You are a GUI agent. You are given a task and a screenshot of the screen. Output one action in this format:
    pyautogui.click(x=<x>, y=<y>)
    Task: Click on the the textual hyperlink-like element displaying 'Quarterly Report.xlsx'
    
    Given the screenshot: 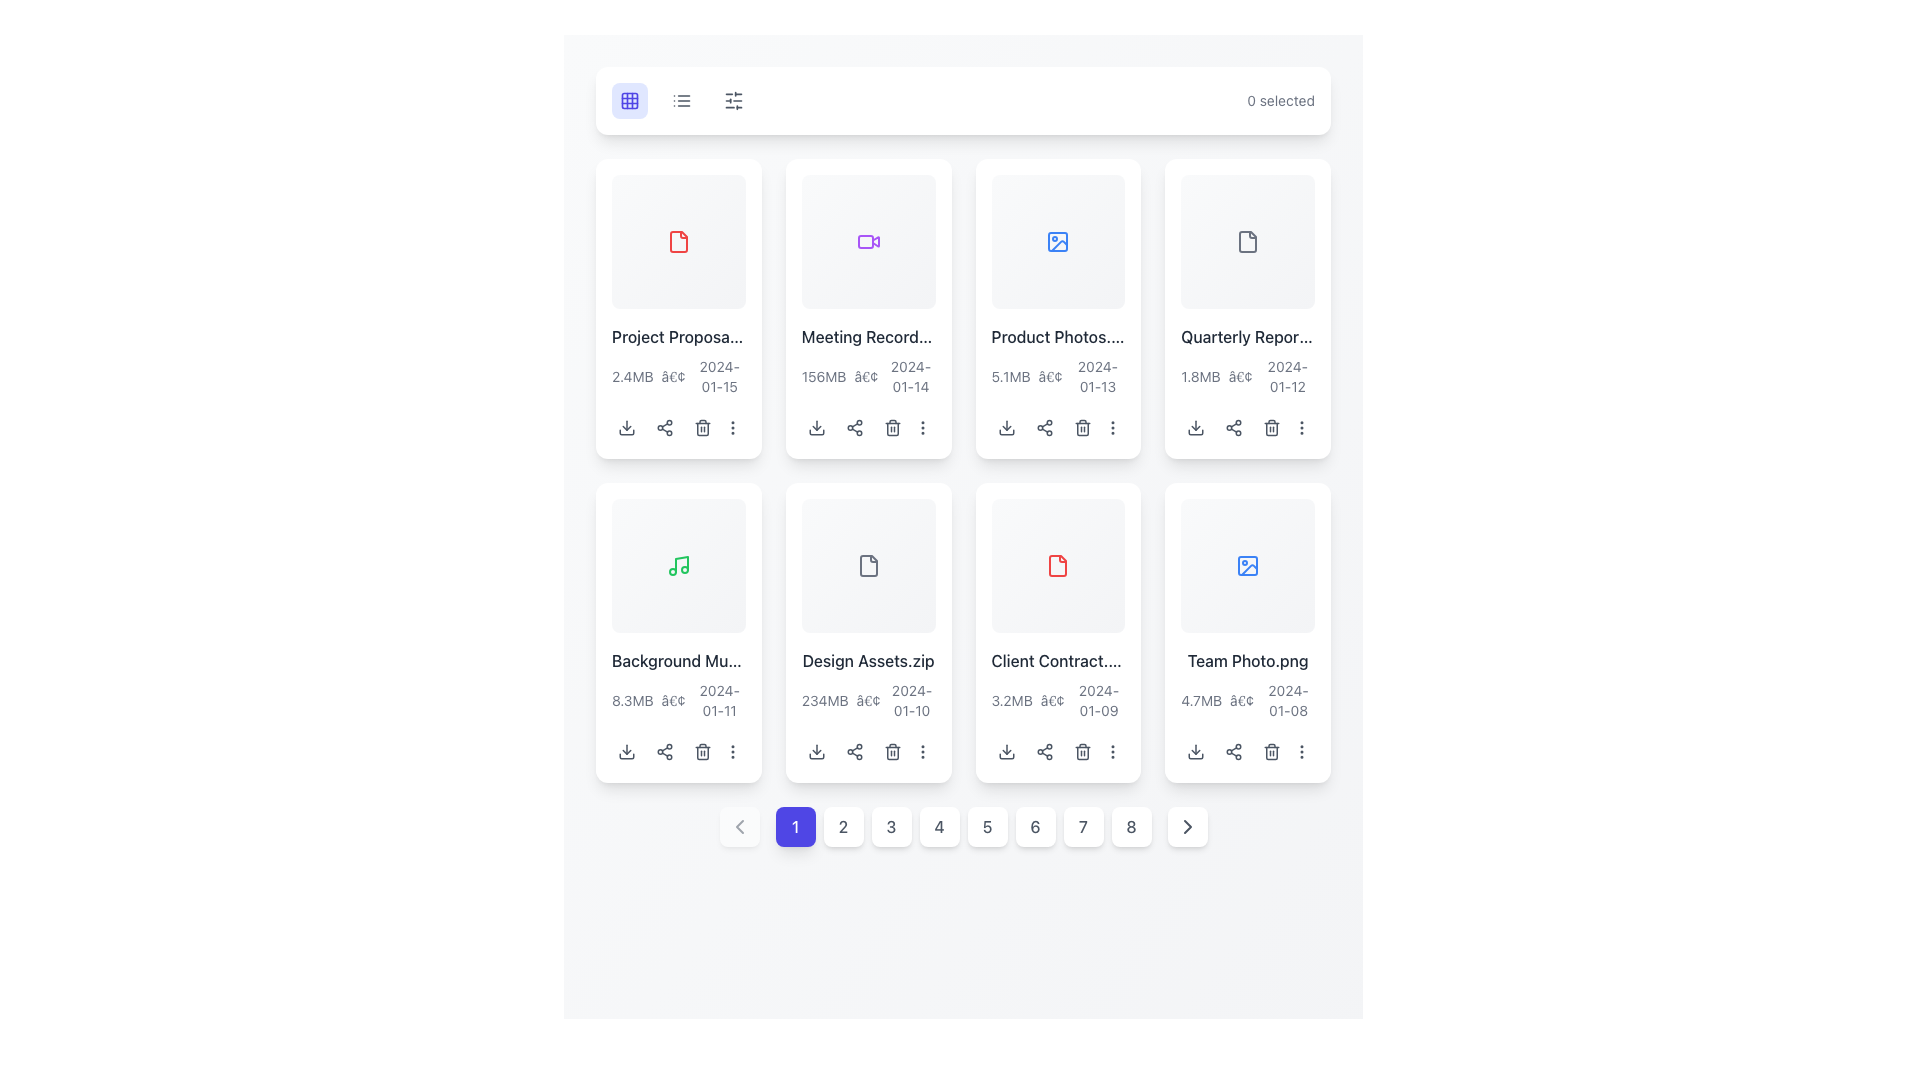 What is the action you would take?
    pyautogui.click(x=1247, y=360)
    